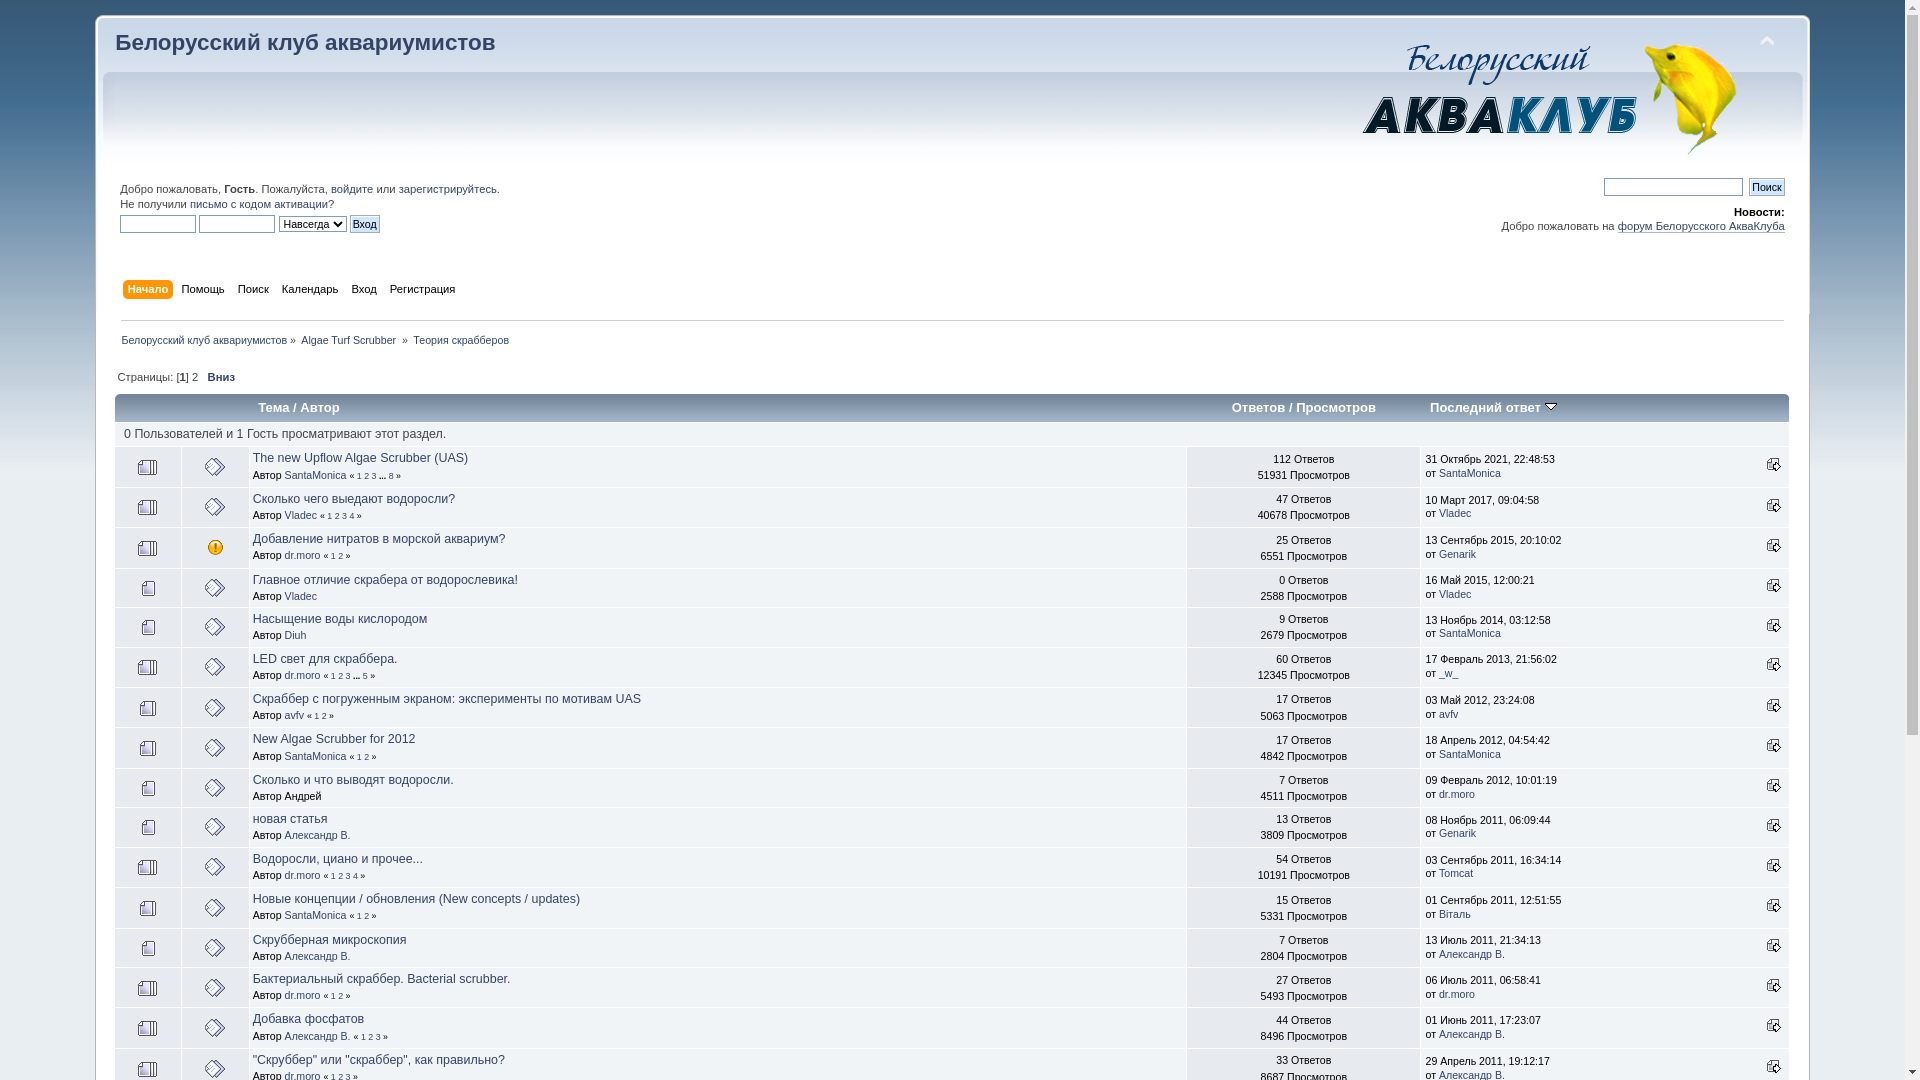 Image resolution: width=1920 pixels, height=1080 pixels. I want to click on '1', so click(356, 756).